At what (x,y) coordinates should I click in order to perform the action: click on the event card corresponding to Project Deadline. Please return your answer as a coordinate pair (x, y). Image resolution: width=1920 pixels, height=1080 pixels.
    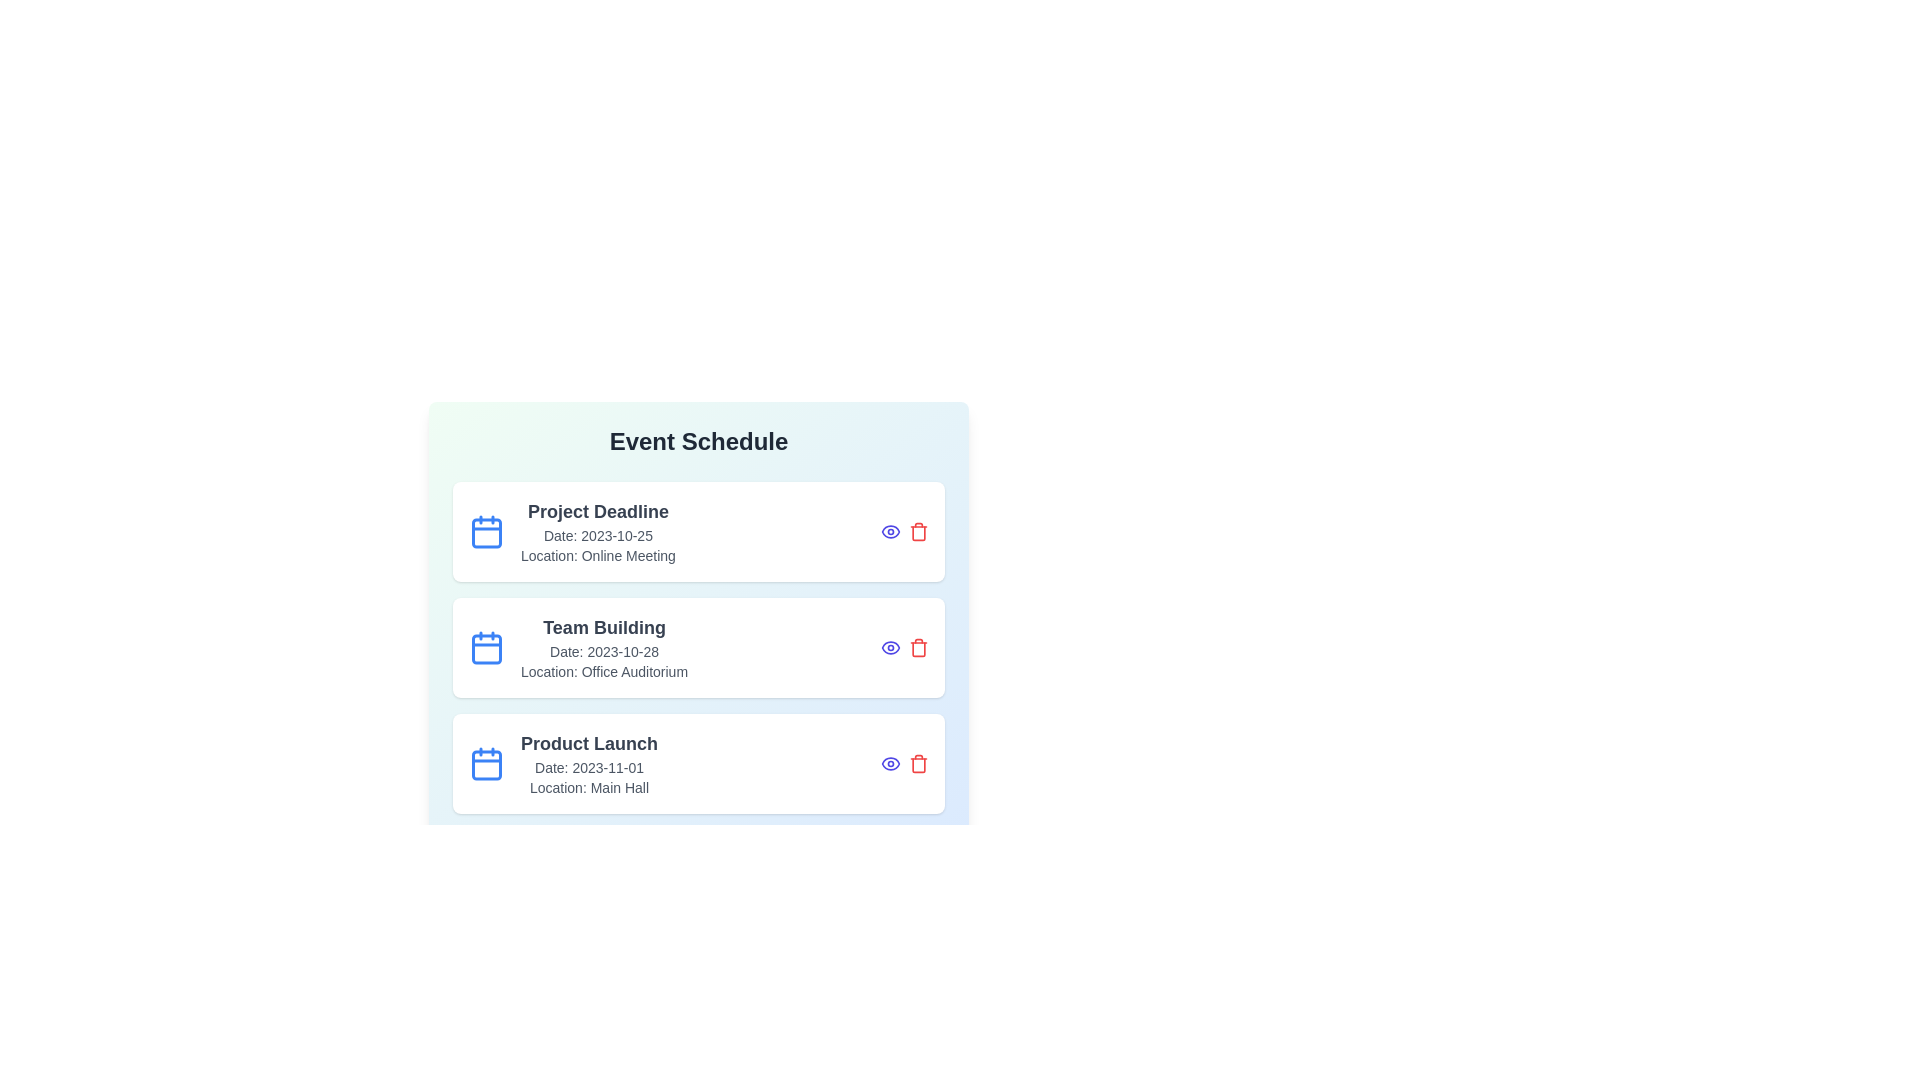
    Looking at the image, I should click on (699, 531).